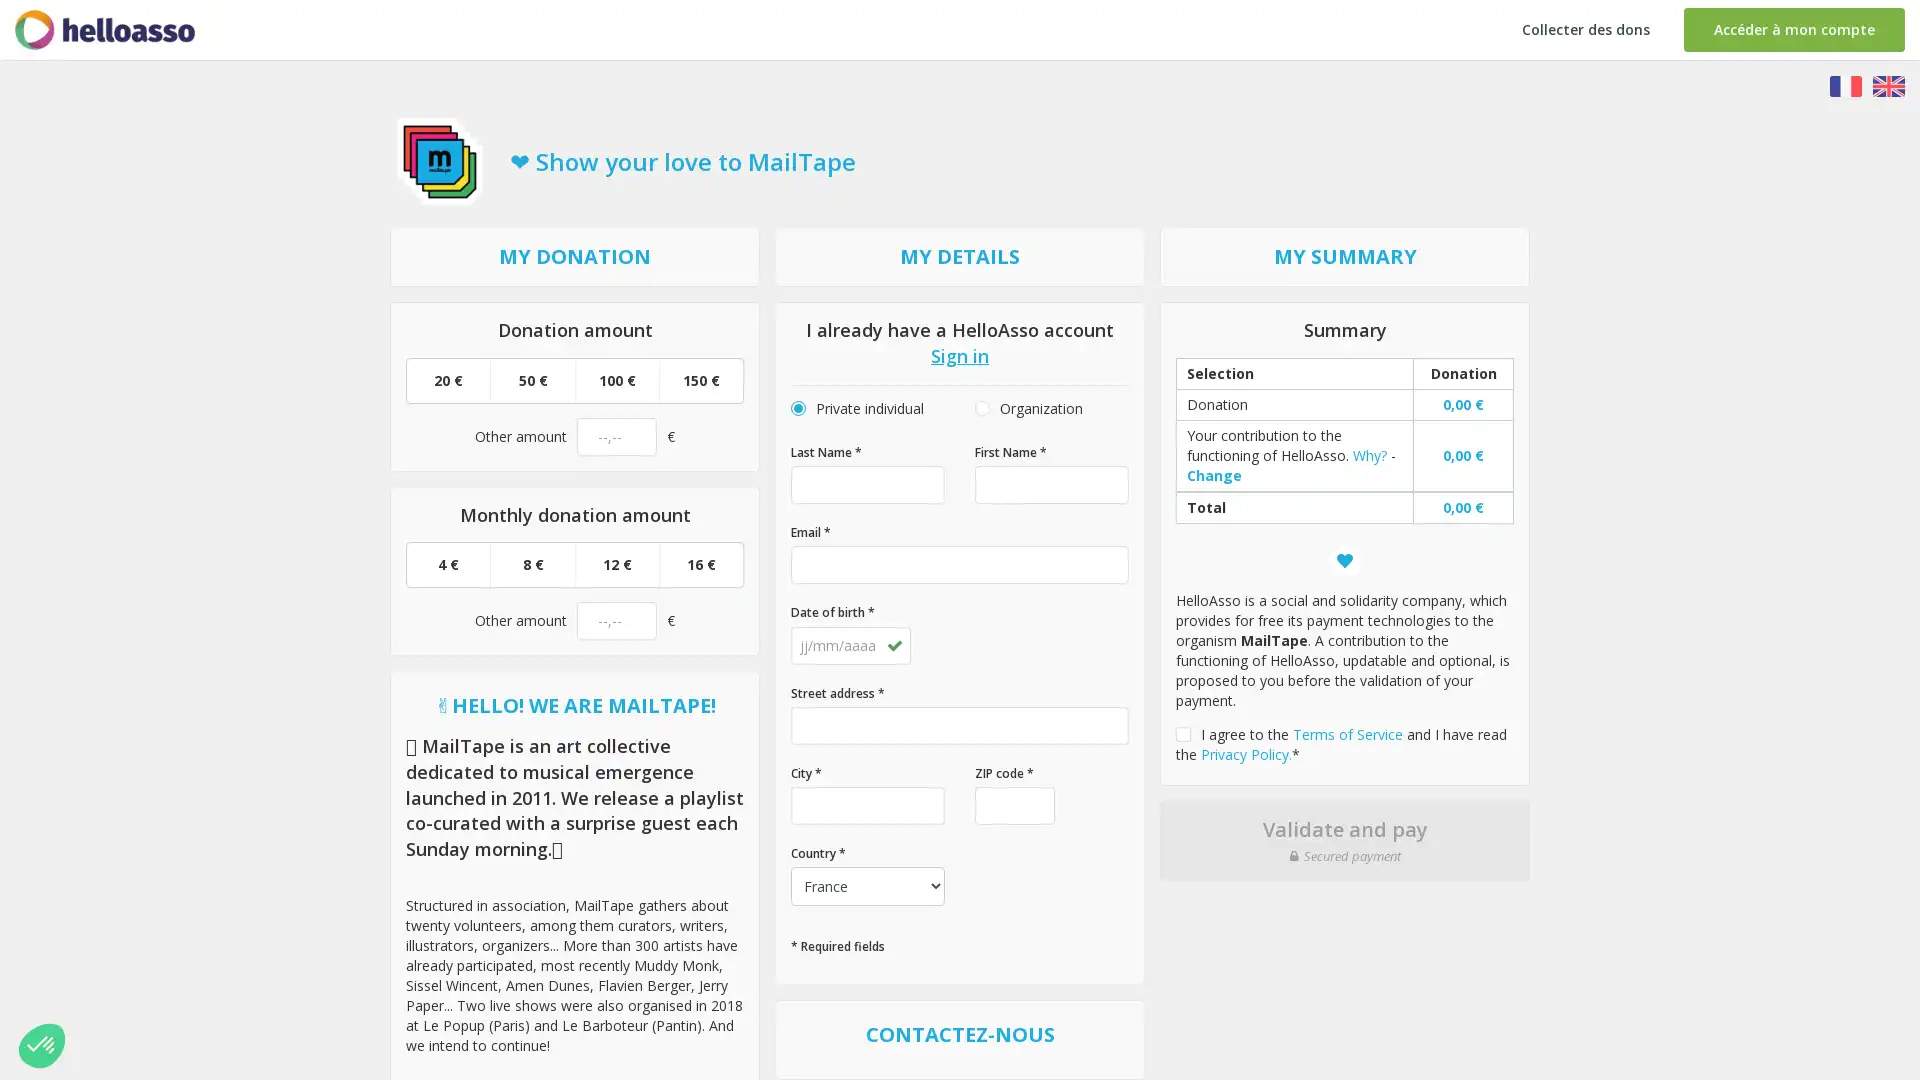 The image size is (1920, 1080). What do you see at coordinates (1344, 840) in the screenshot?
I see `Validate and pay Secured payment` at bounding box center [1344, 840].